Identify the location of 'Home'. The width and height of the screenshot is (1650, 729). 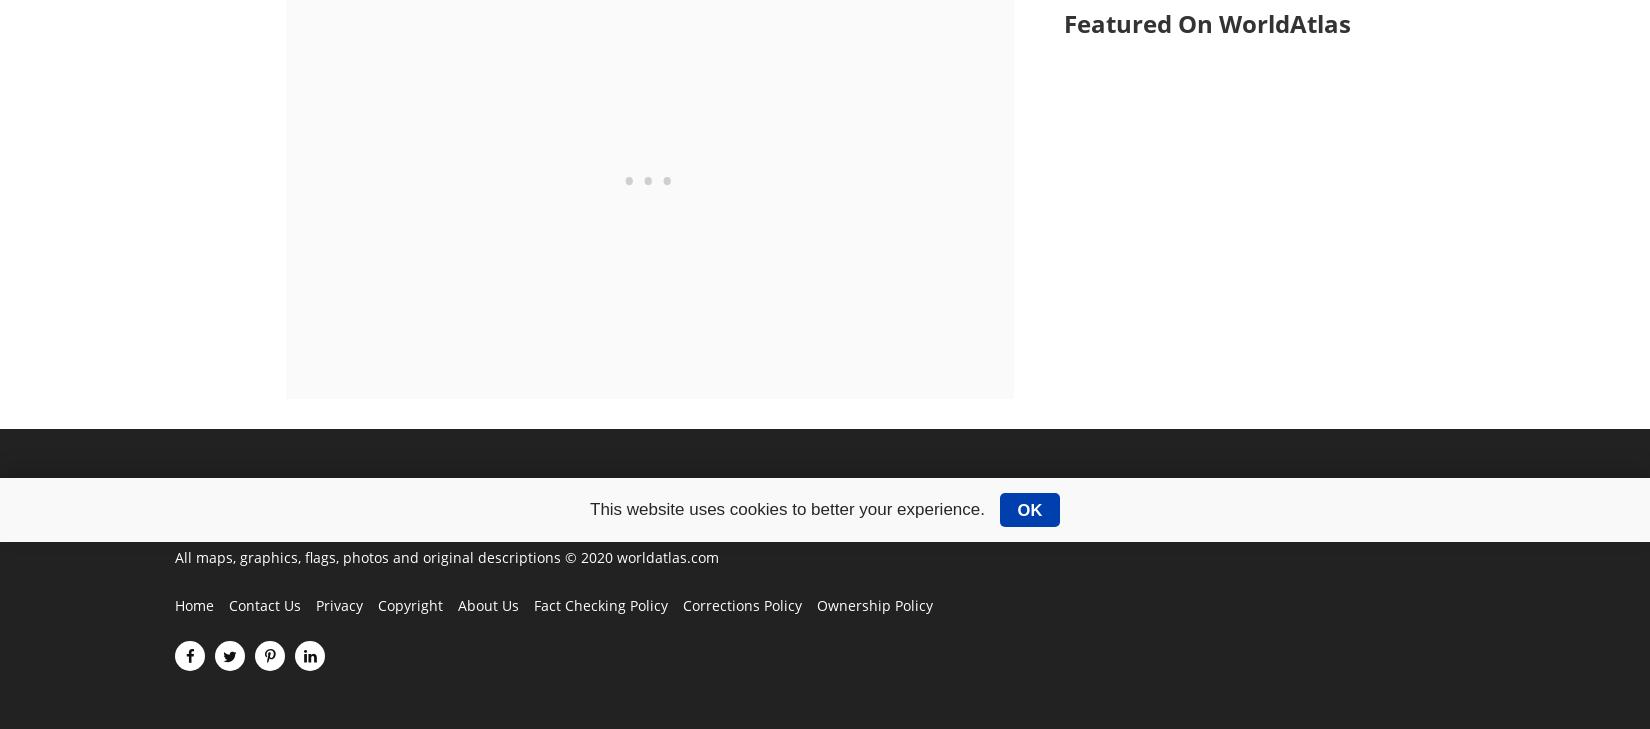
(175, 604).